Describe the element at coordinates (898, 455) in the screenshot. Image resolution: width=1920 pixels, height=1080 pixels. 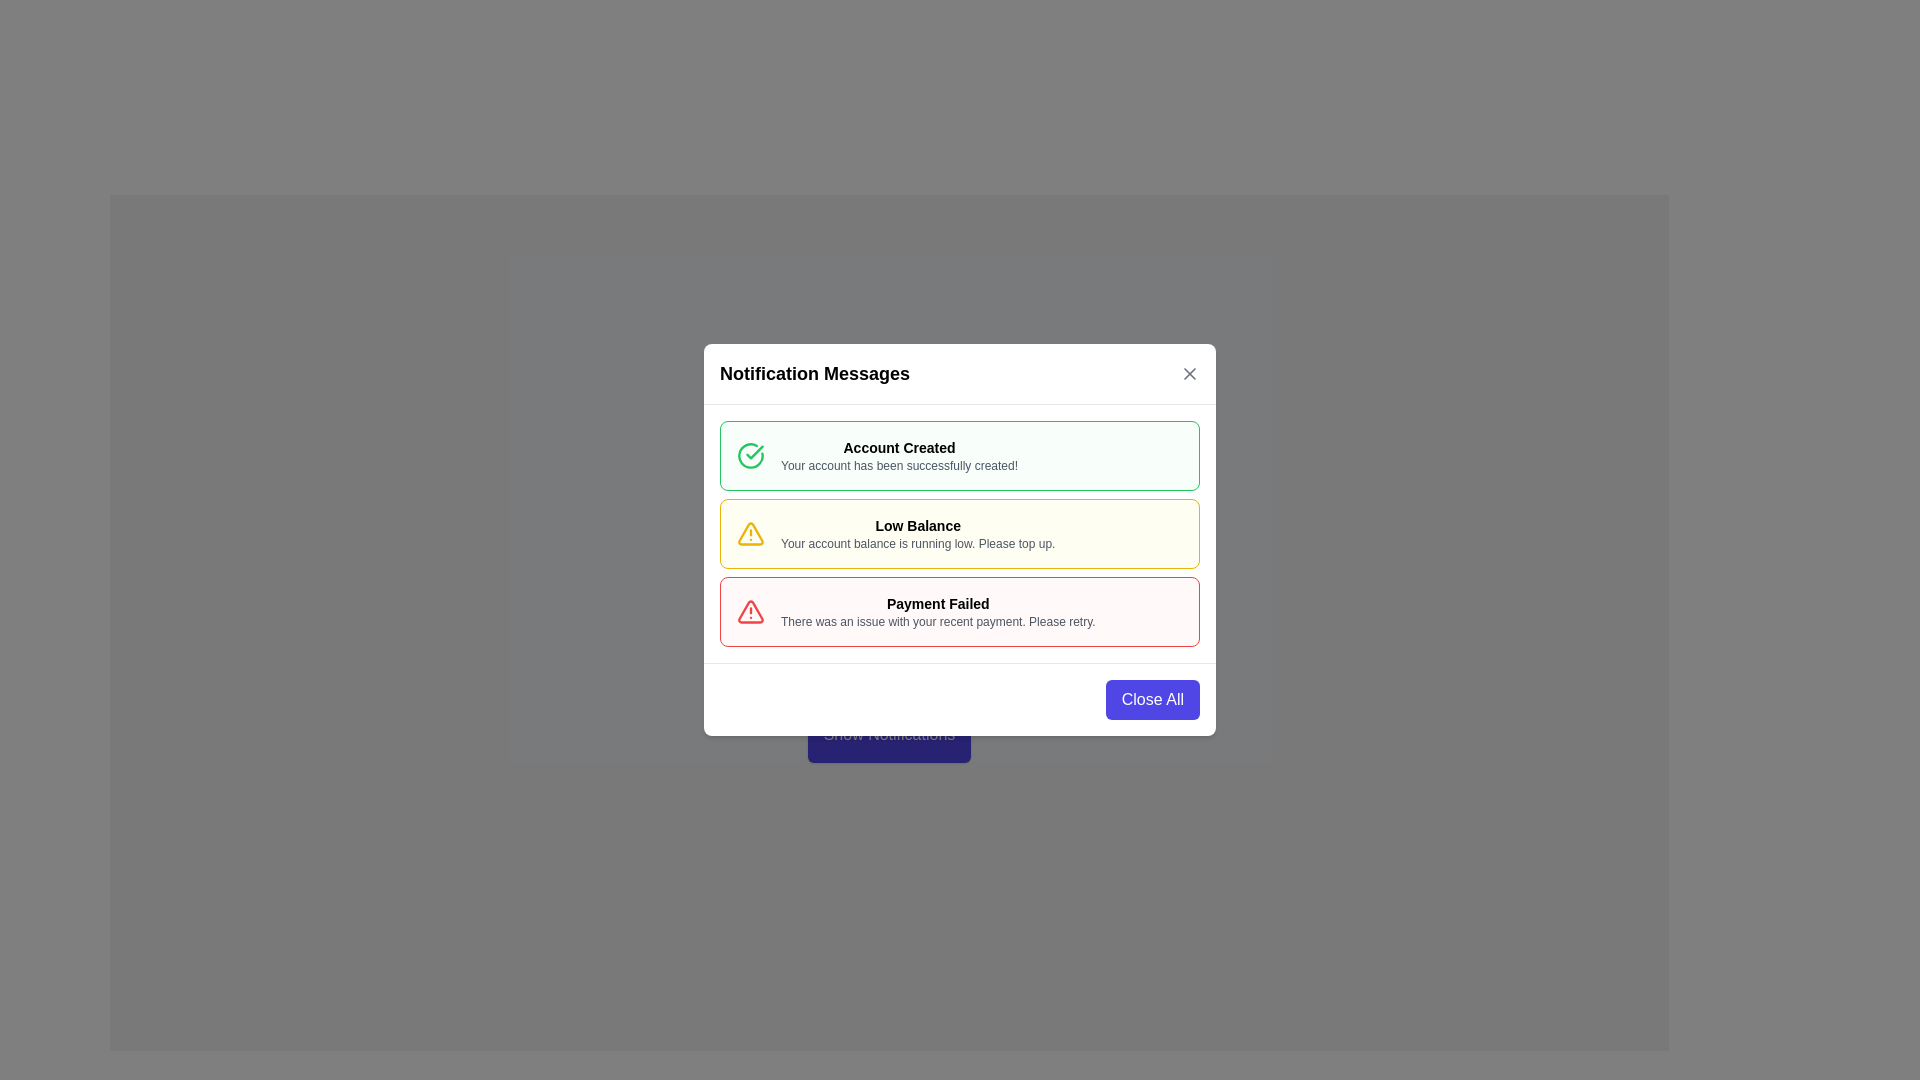
I see `the notification message element displaying 'Account Created' with a green border and light green background` at that location.